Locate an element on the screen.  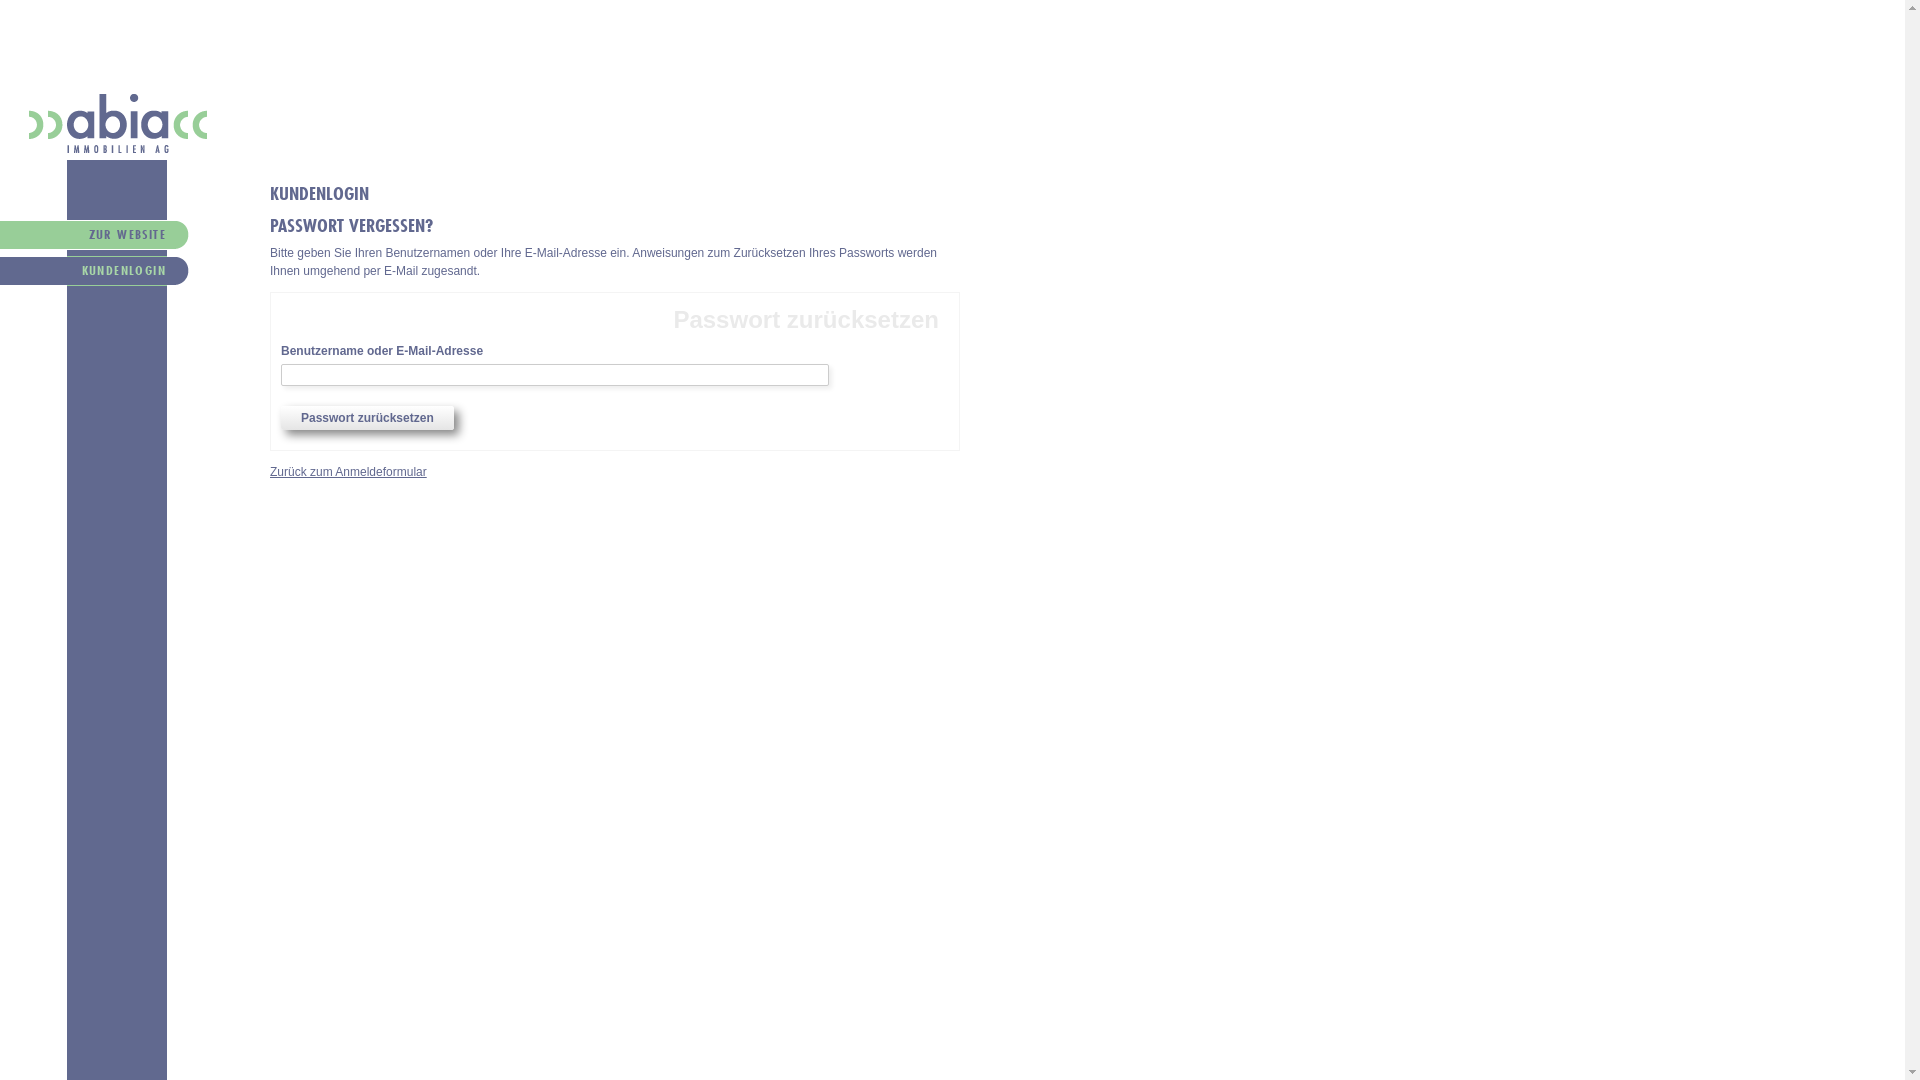
'KUNDENLOGIN' is located at coordinates (0, 273).